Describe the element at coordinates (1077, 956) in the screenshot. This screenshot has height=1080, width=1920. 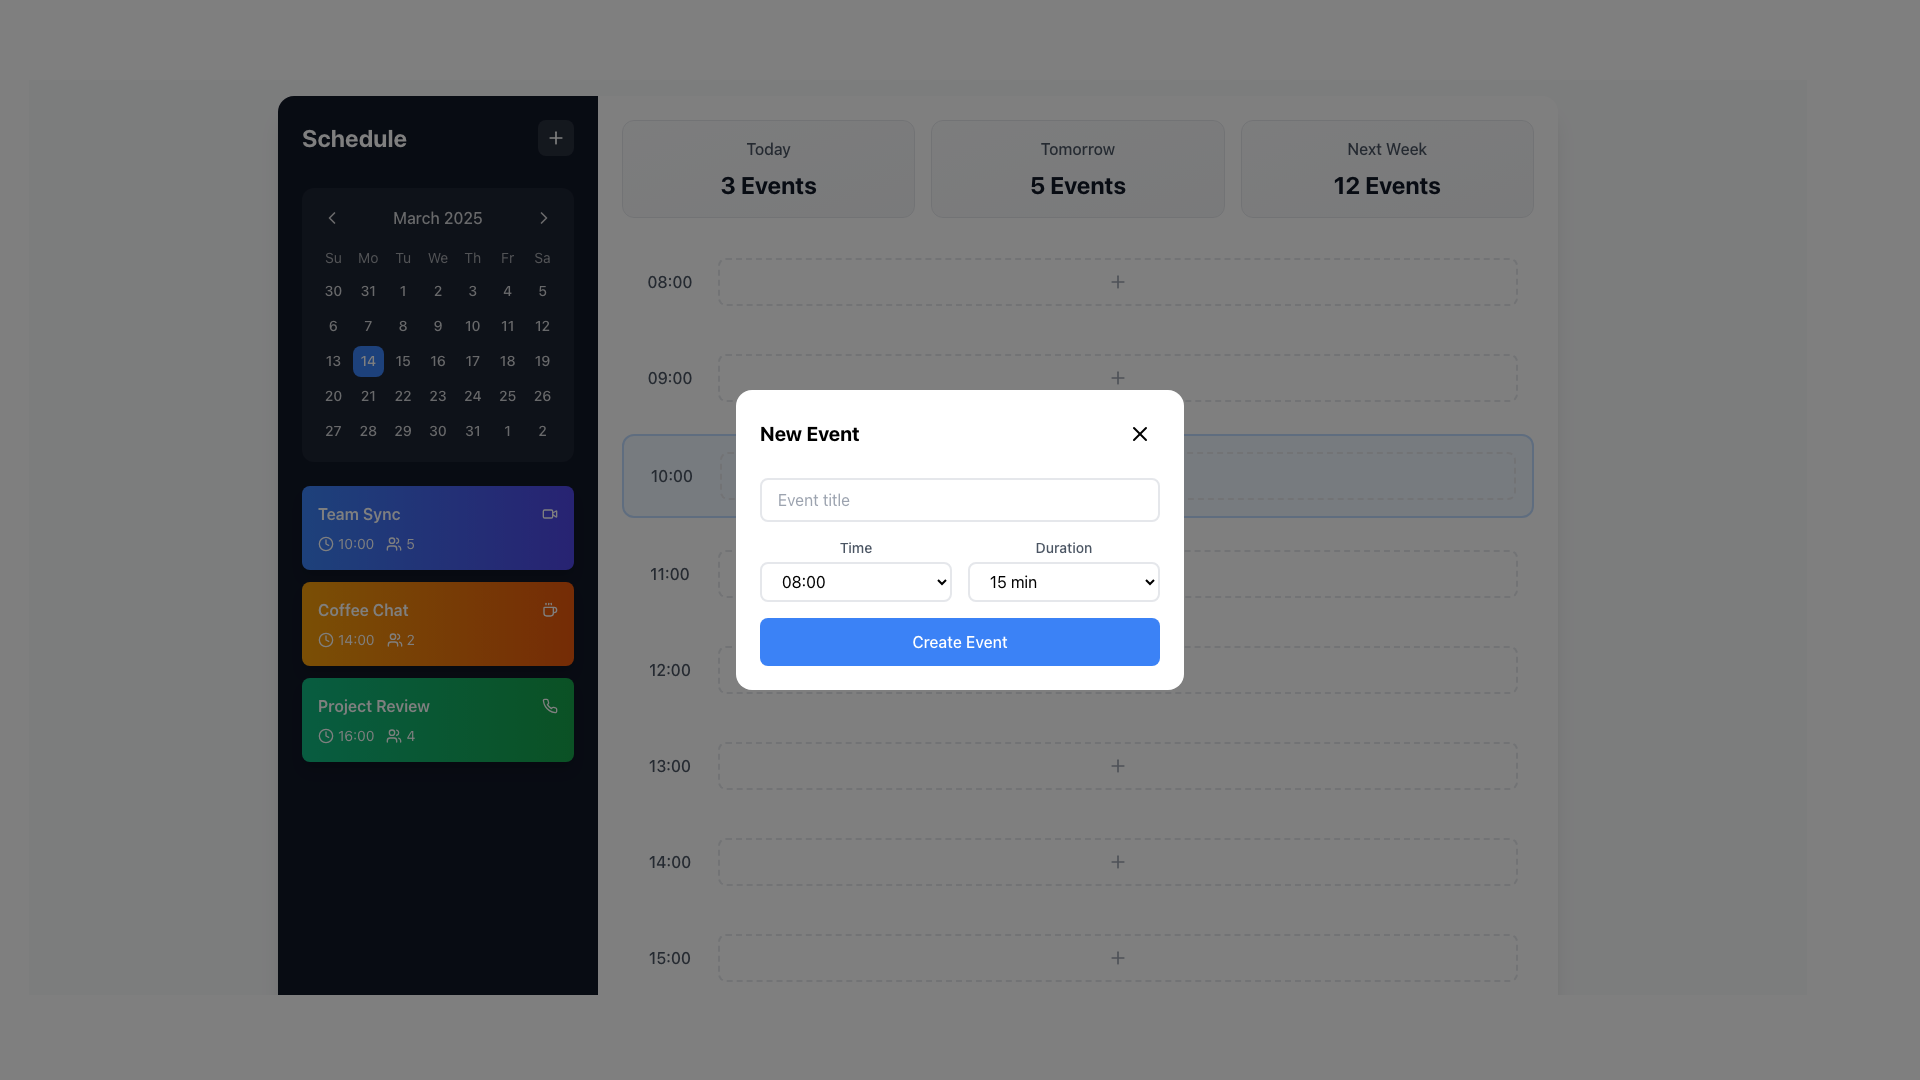
I see `the horizontal time slot bar displaying '15:00'` at that location.